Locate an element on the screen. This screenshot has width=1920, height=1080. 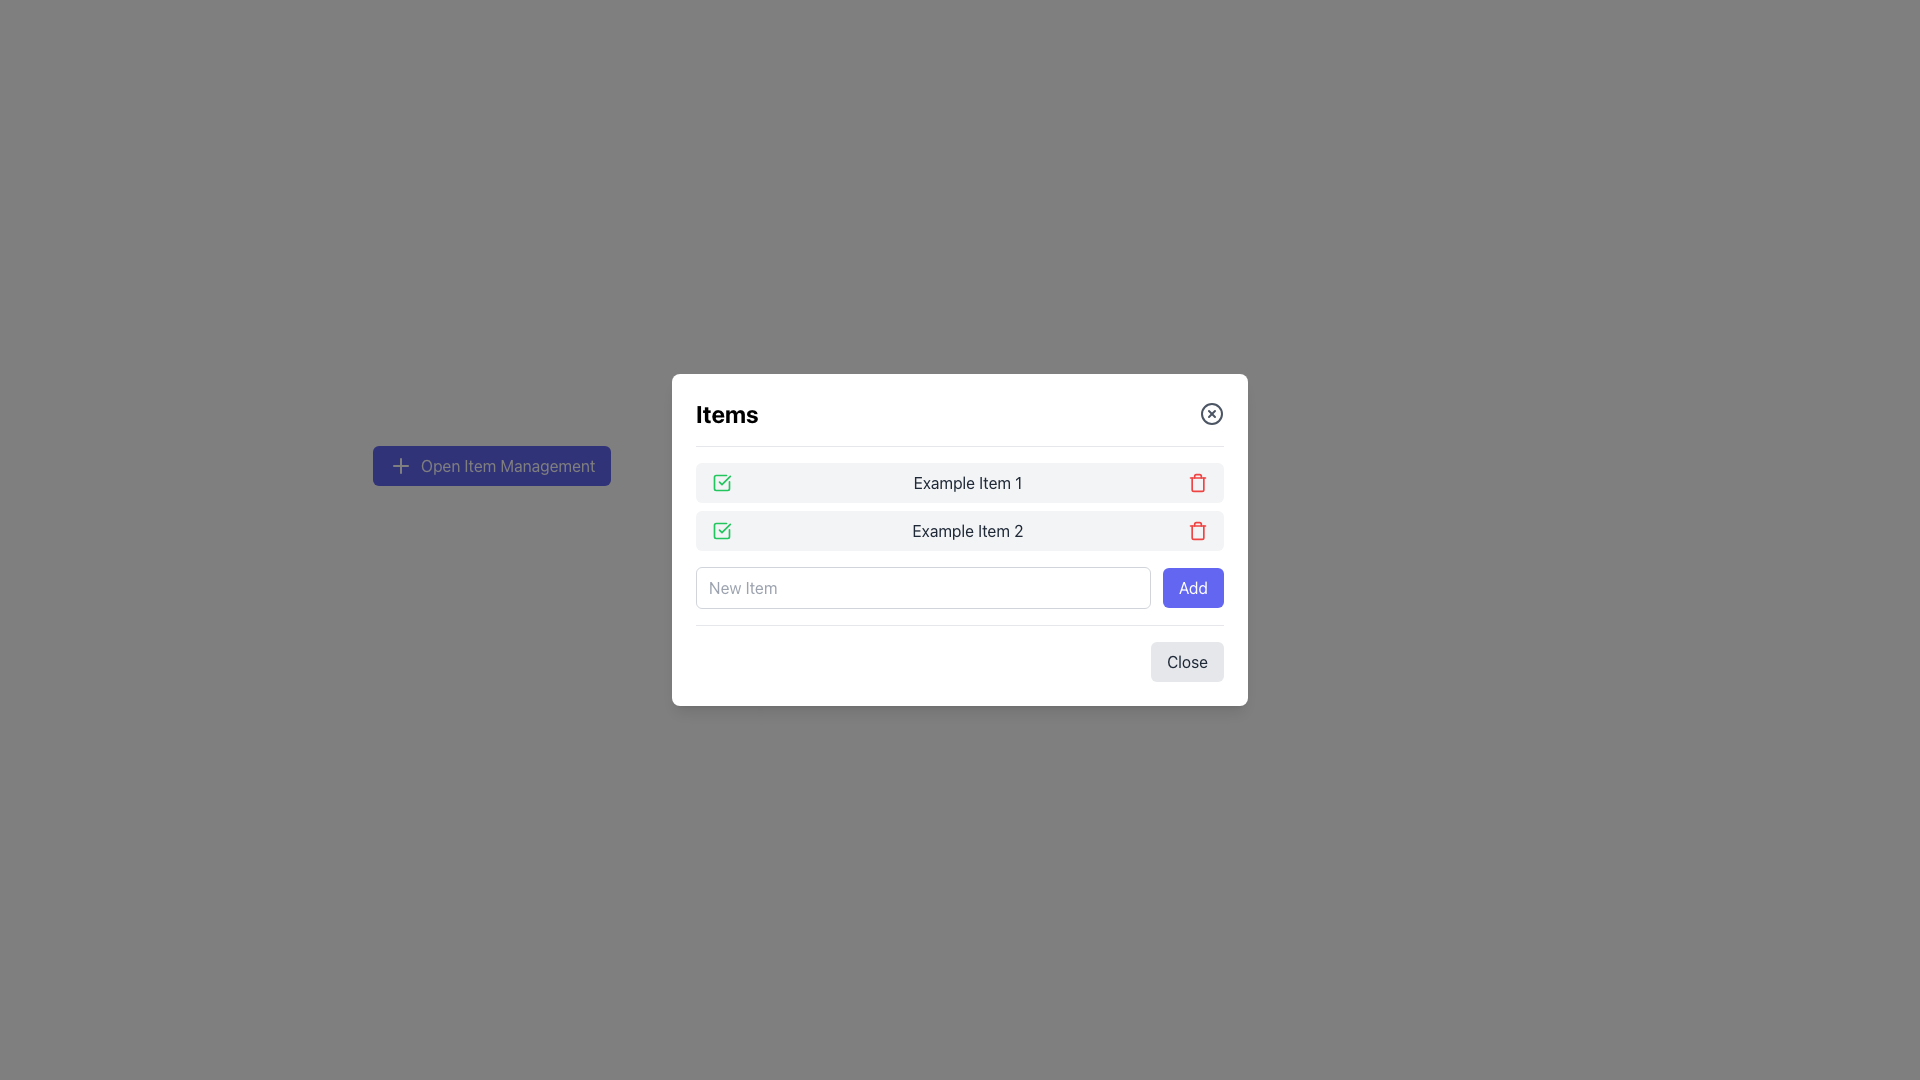
the addition icon located at the leftmost position of the button labeled 'Open Item Management' is located at coordinates (400, 466).